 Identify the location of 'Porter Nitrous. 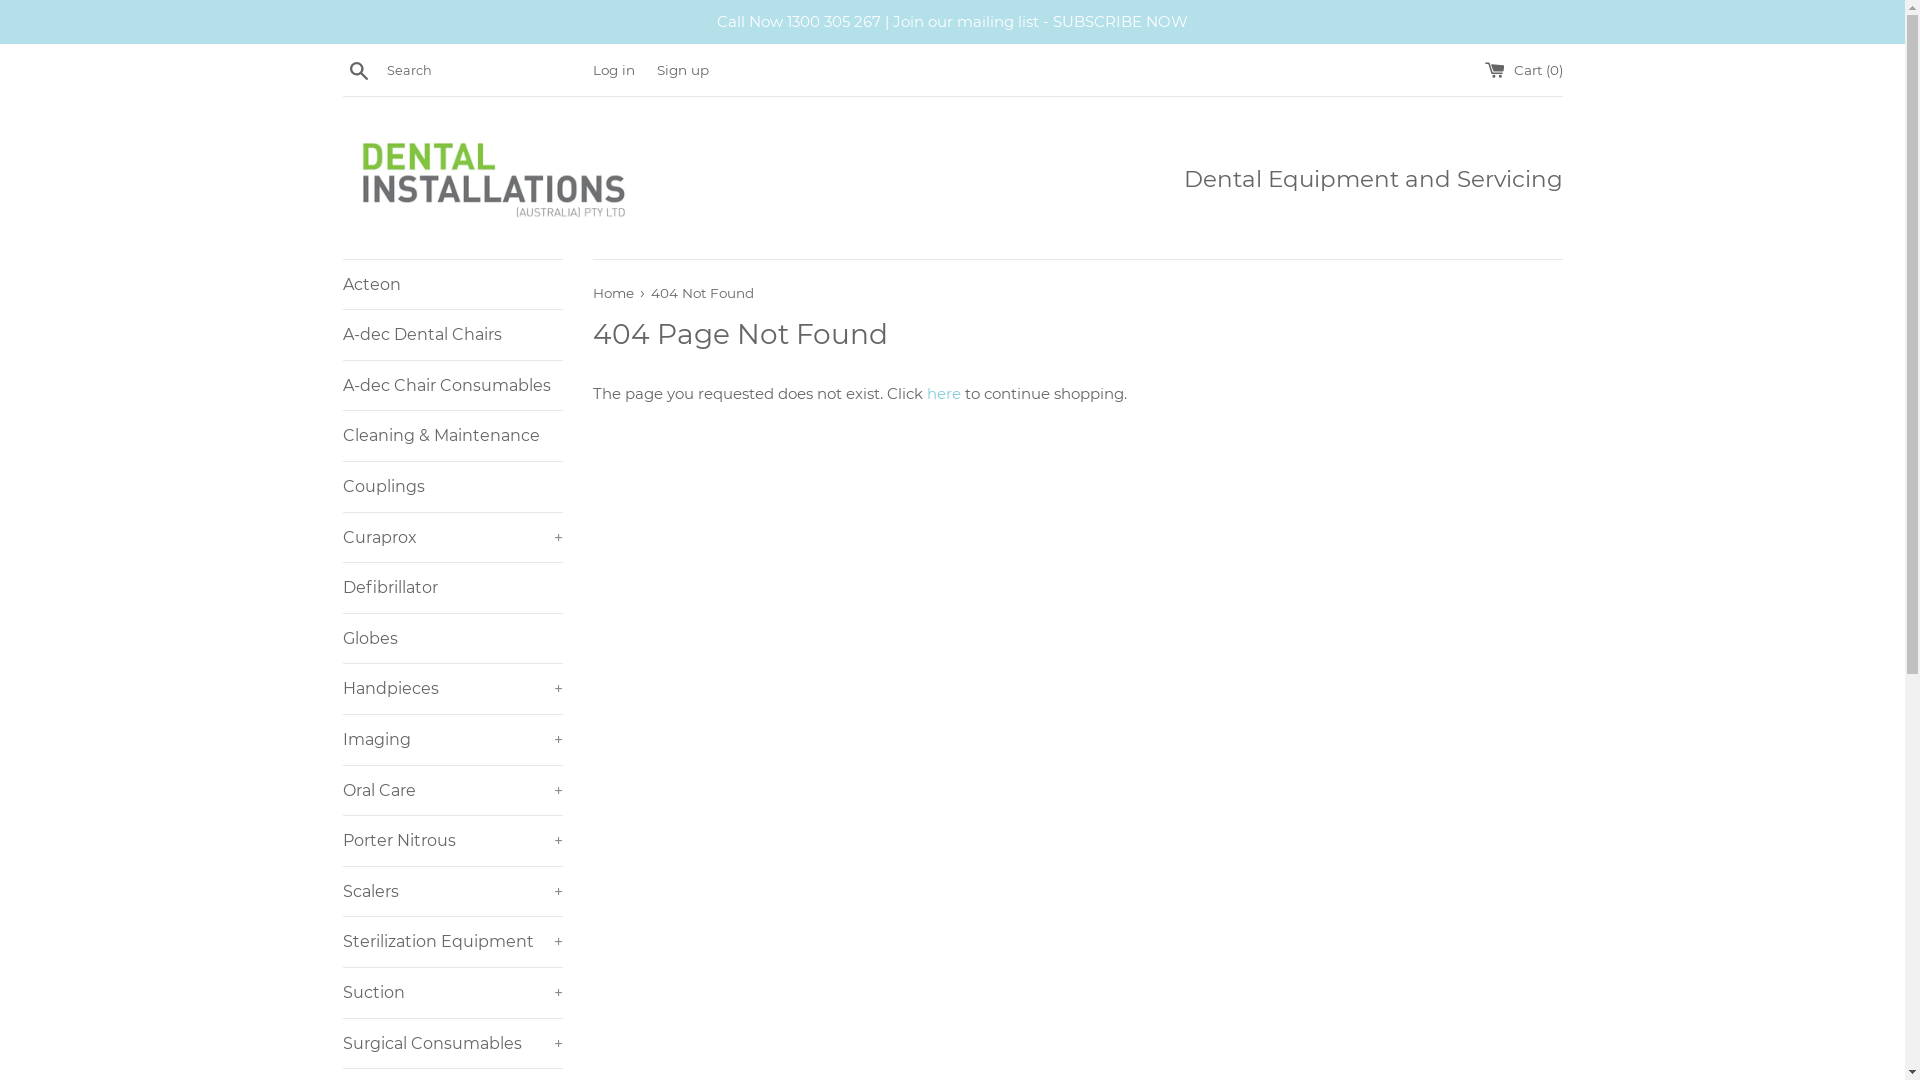
(450, 840).